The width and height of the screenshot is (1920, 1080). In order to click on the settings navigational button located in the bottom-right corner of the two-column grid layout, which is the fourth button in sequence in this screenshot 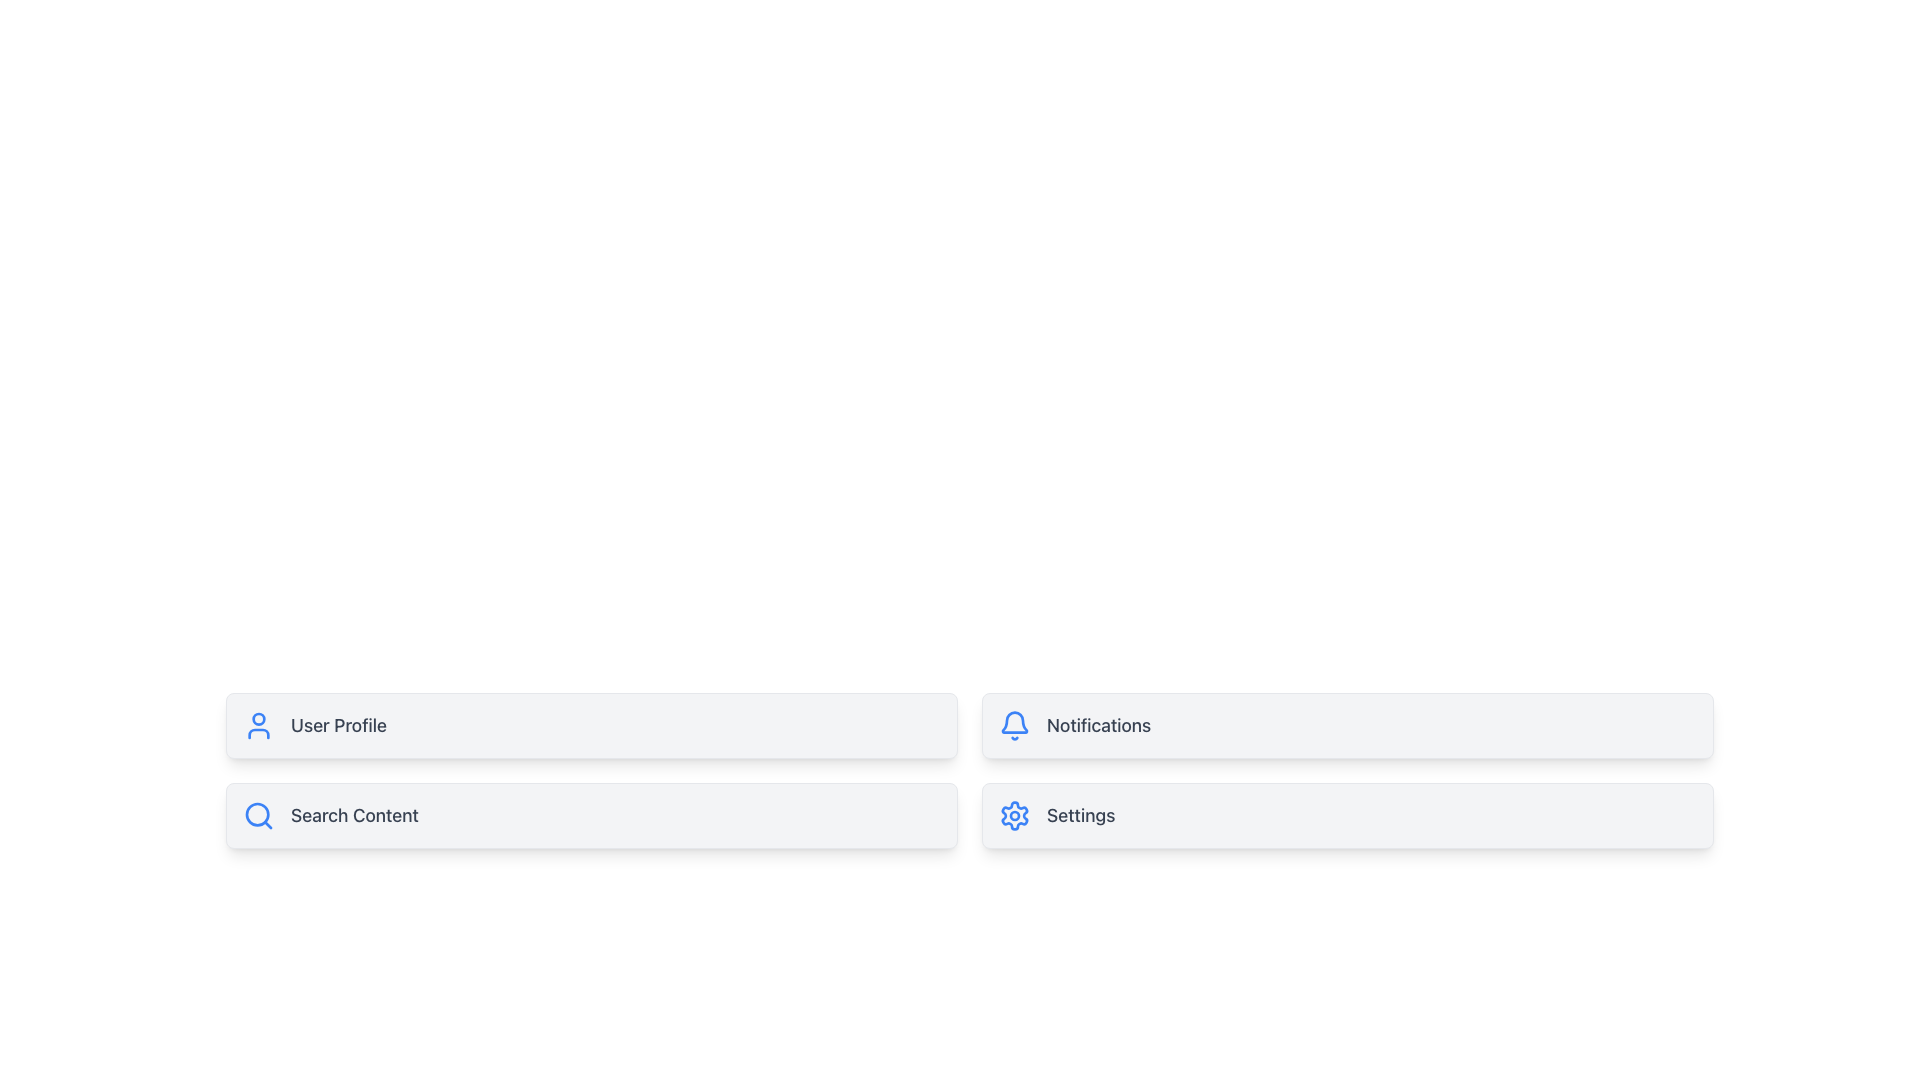, I will do `click(1348, 816)`.